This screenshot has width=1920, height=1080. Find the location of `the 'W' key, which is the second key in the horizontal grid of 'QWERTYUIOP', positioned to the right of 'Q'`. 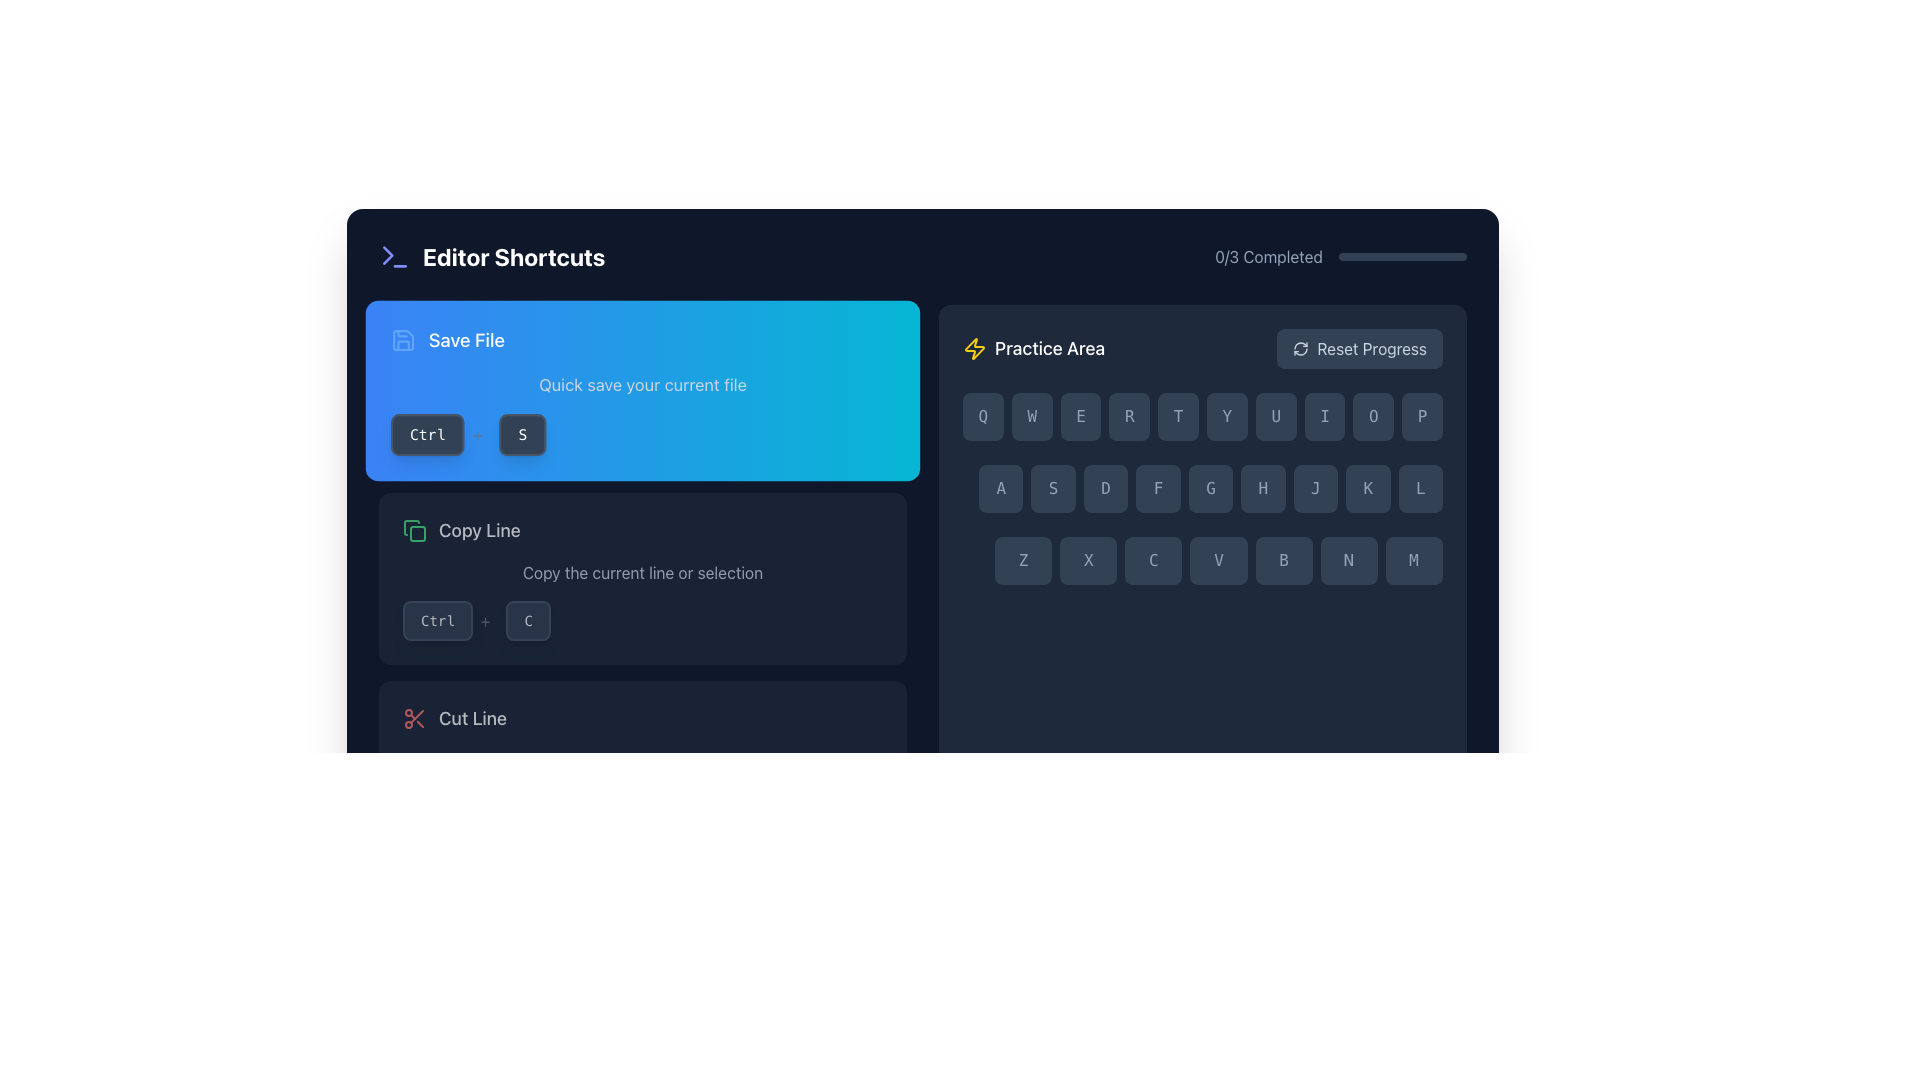

the 'W' key, which is the second key in the horizontal grid of 'QWERTYUIOP', positioned to the right of 'Q' is located at coordinates (1032, 415).